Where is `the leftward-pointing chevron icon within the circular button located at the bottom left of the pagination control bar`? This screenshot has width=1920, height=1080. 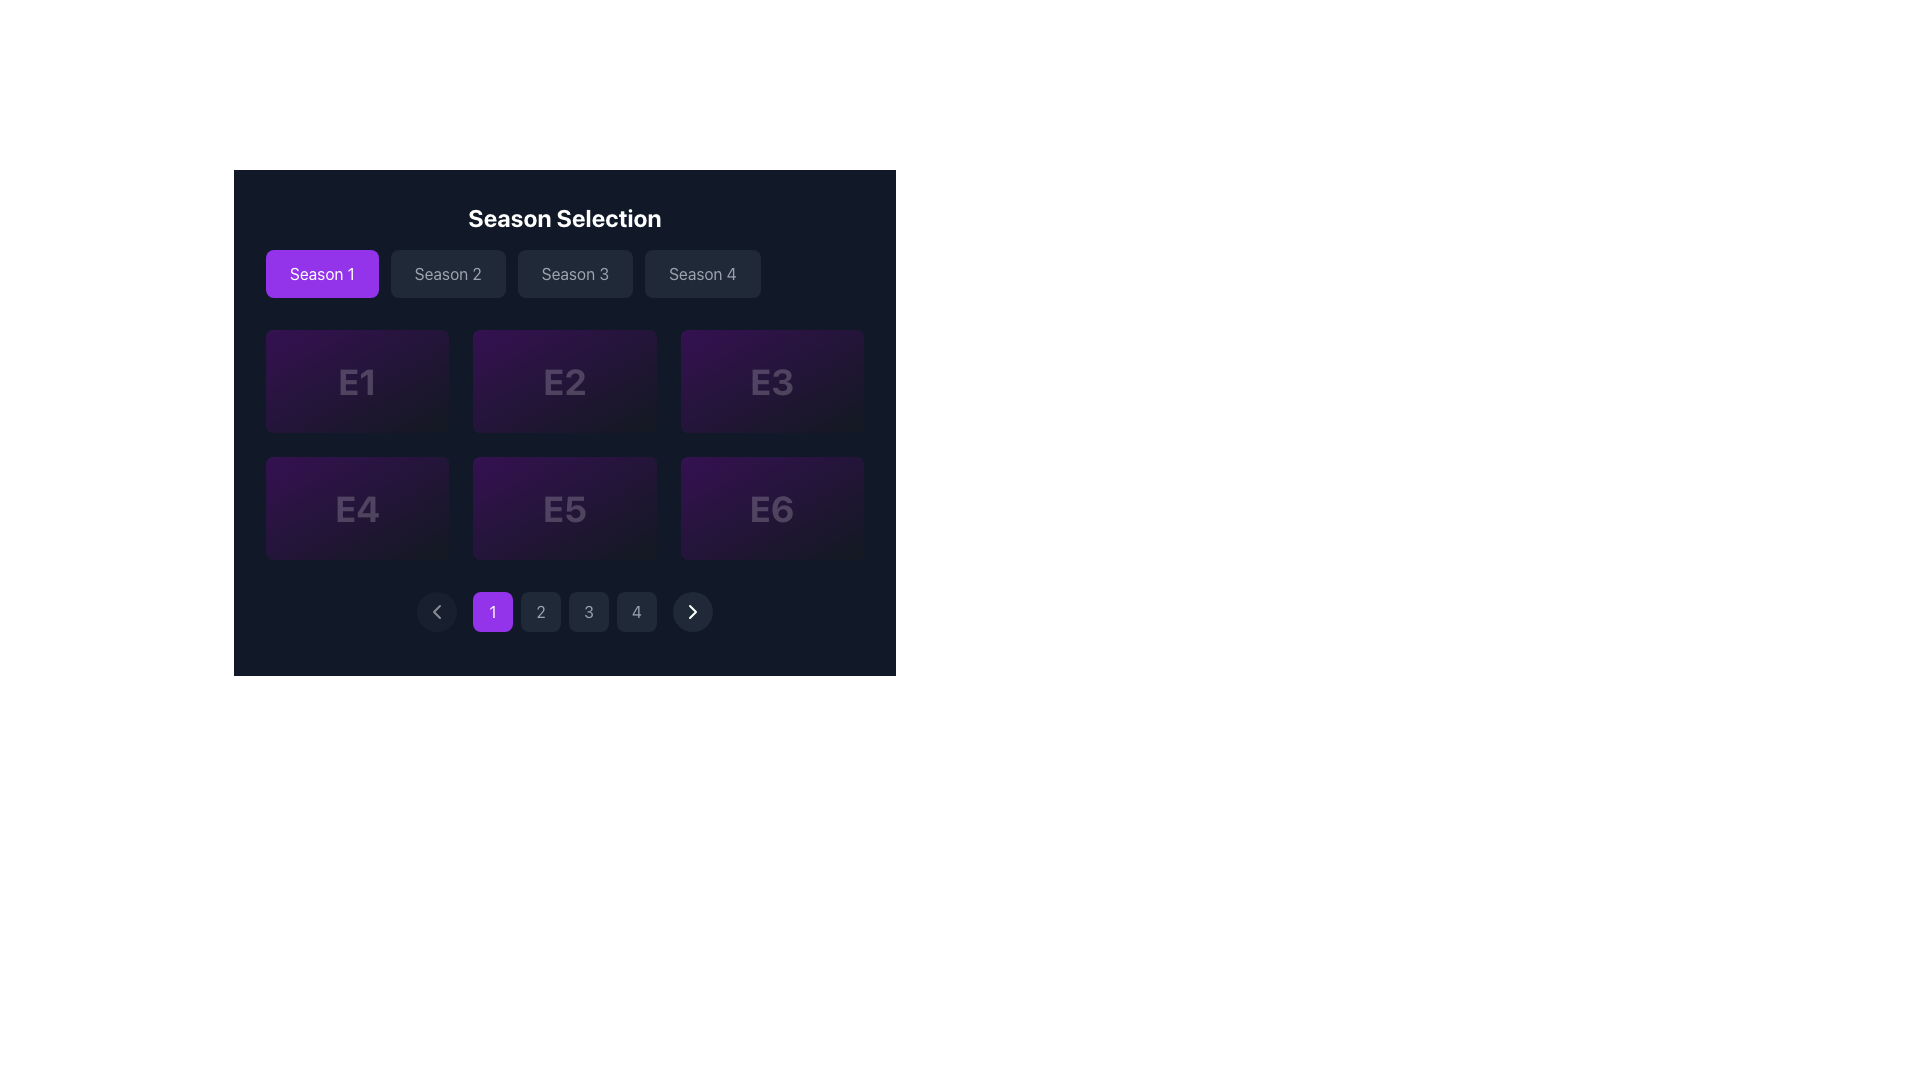
the leftward-pointing chevron icon within the circular button located at the bottom left of the pagination control bar is located at coordinates (435, 611).